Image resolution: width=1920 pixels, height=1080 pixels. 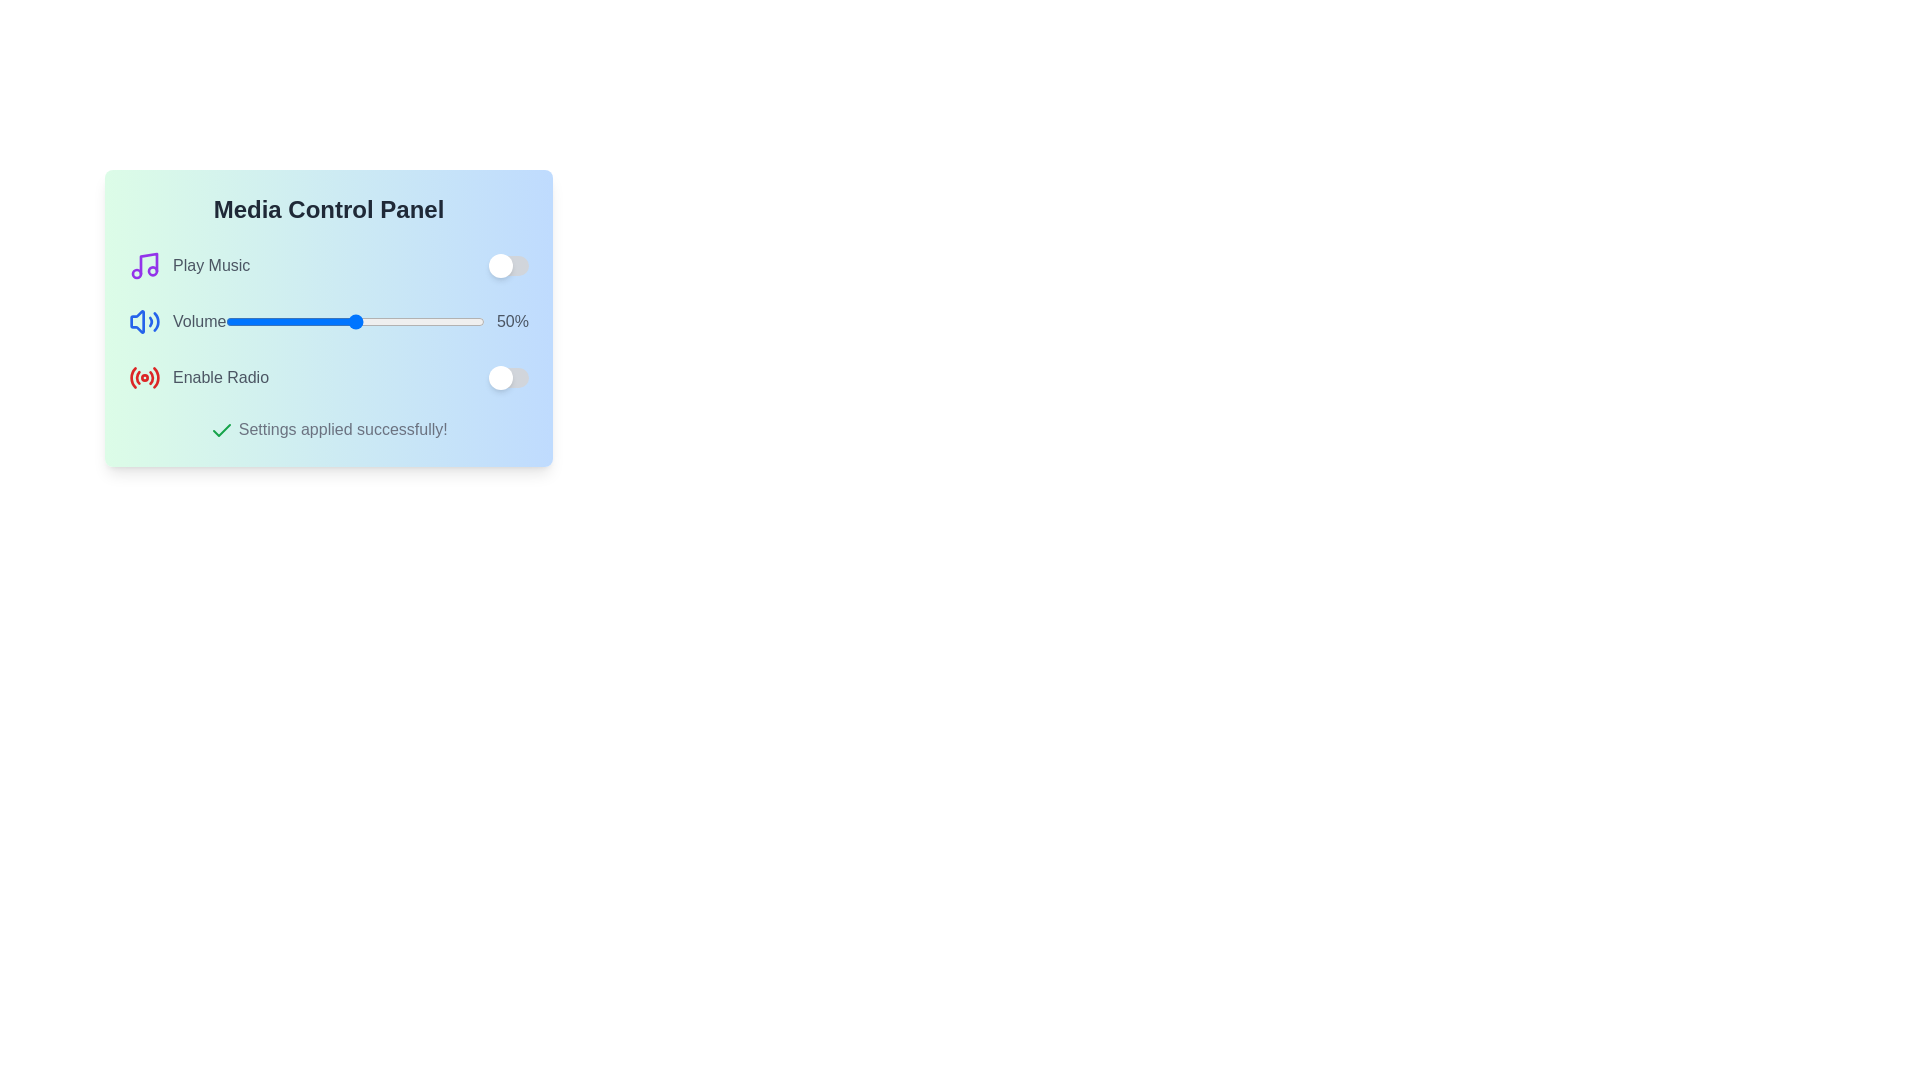 I want to click on the Toggle Switch located in the 'Media Control Panel' interface next to the 'Play Music' label, so click(x=508, y=265).